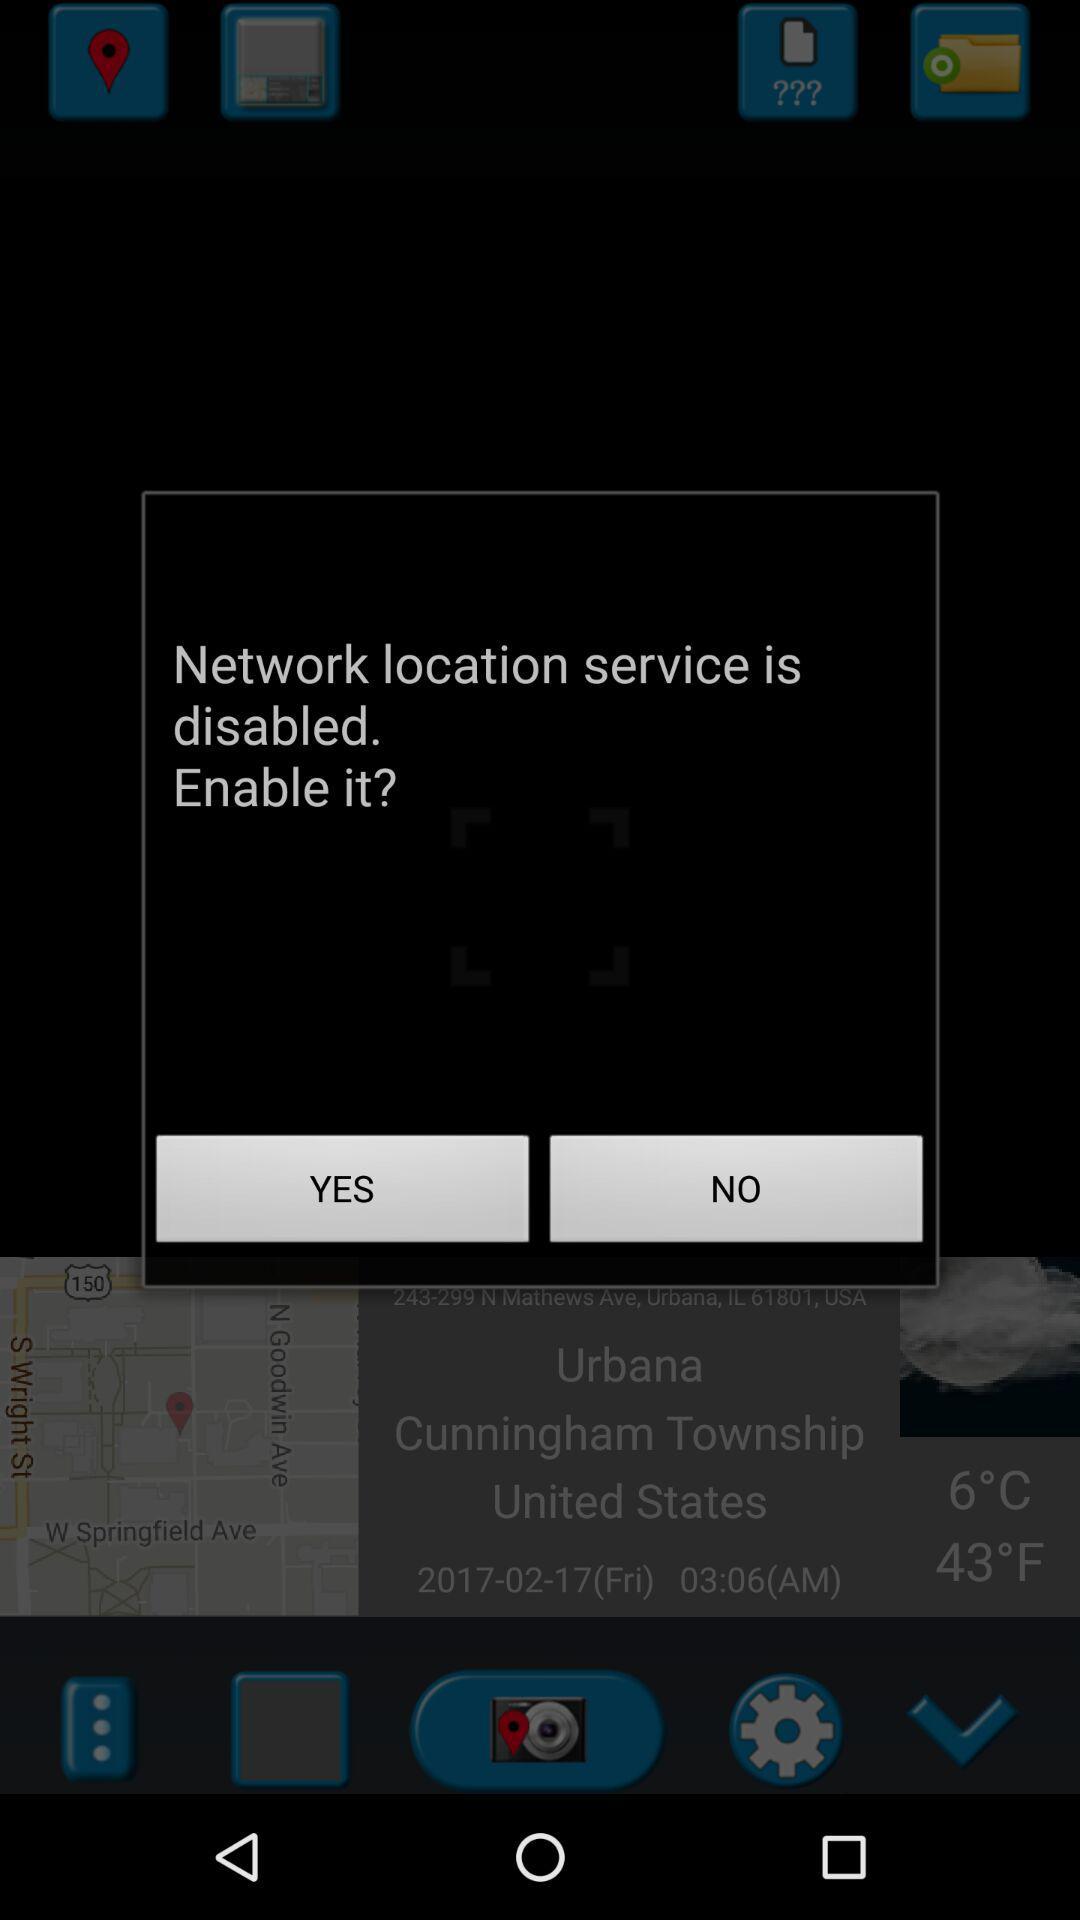 The width and height of the screenshot is (1080, 1920). What do you see at coordinates (342, 1194) in the screenshot?
I see `yes` at bounding box center [342, 1194].